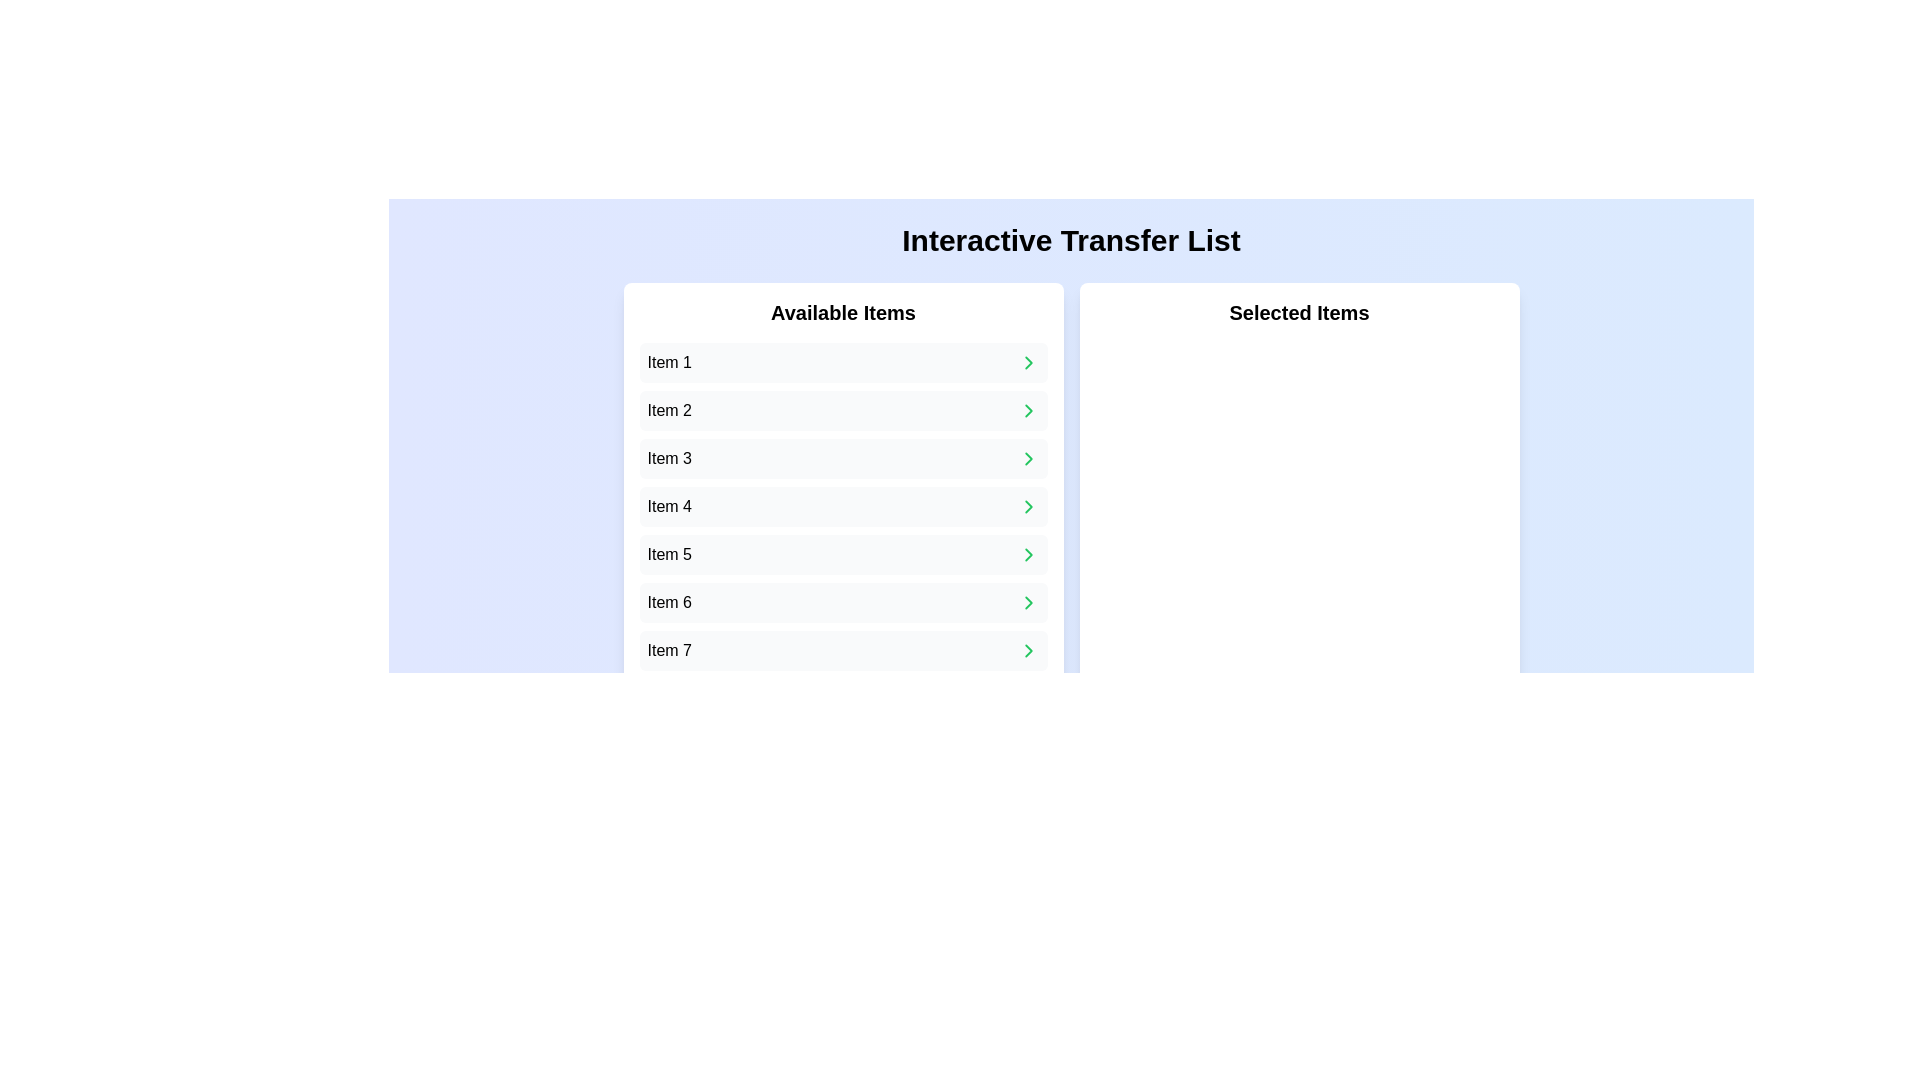  What do you see at coordinates (843, 410) in the screenshot?
I see `the second item in the 'Available Items' list located on the left side of the interface` at bounding box center [843, 410].